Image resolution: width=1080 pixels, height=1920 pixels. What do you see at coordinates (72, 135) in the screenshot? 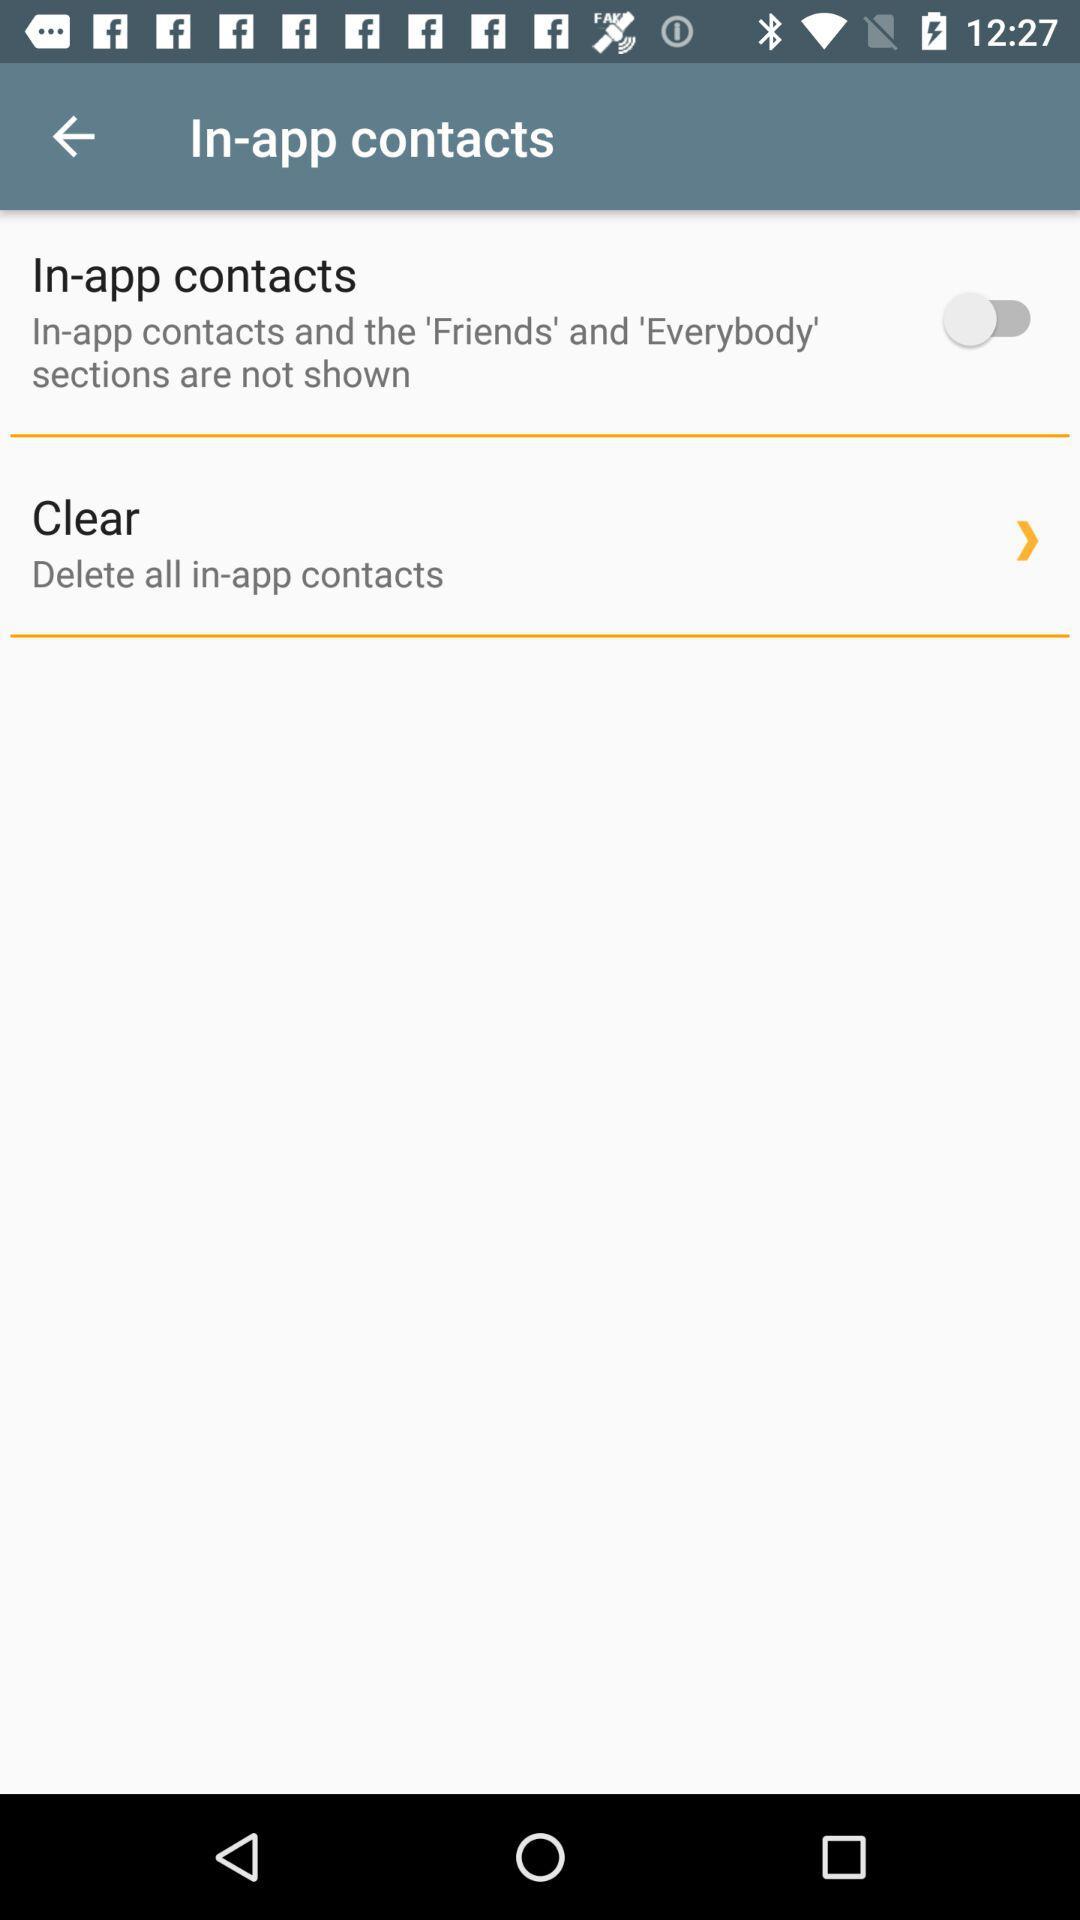
I see `the item to the left of in-app contacts` at bounding box center [72, 135].